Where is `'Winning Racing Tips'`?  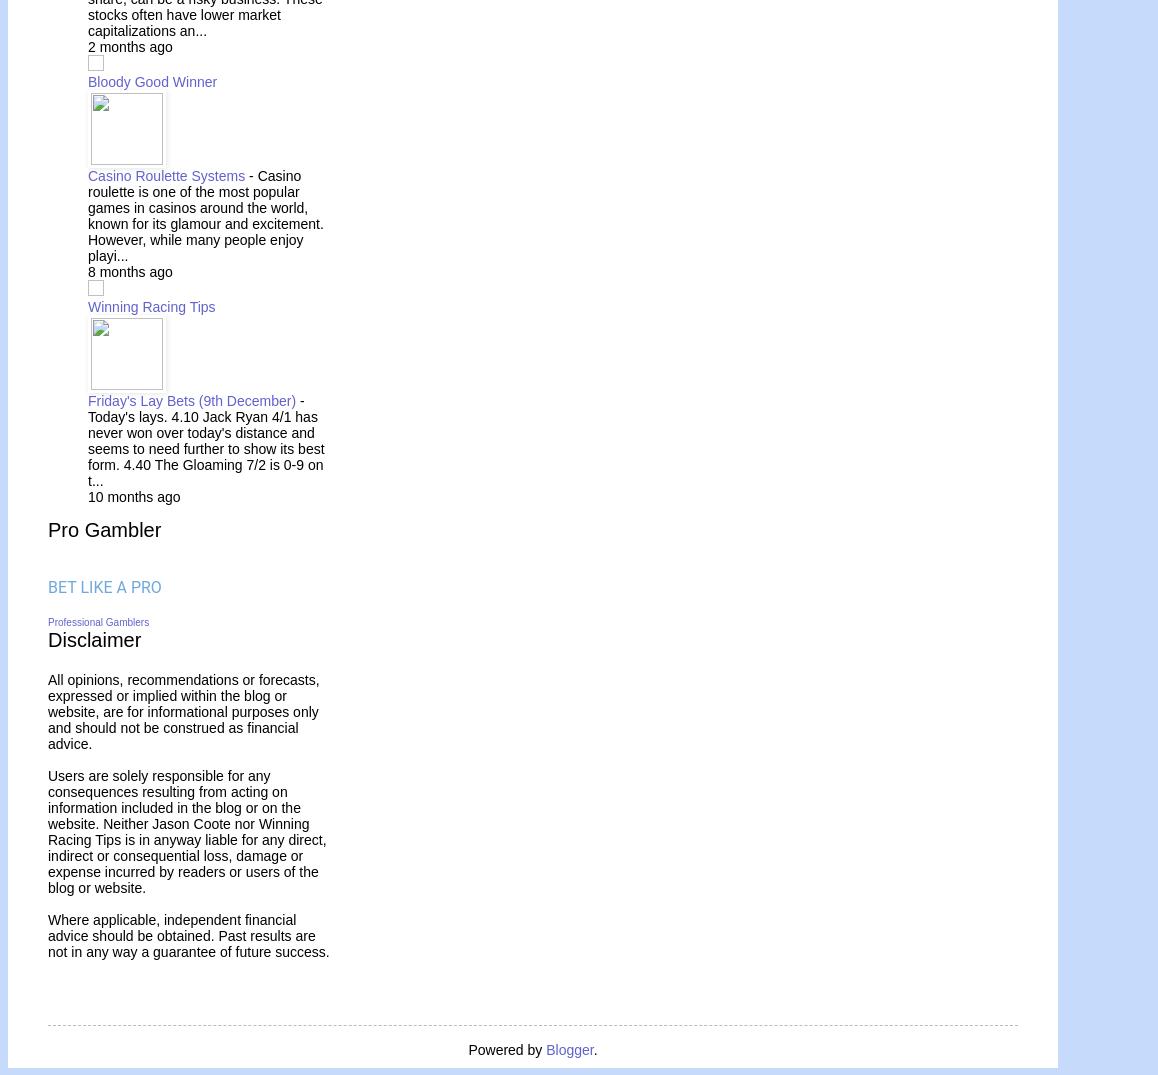
'Winning Racing Tips' is located at coordinates (150, 305).